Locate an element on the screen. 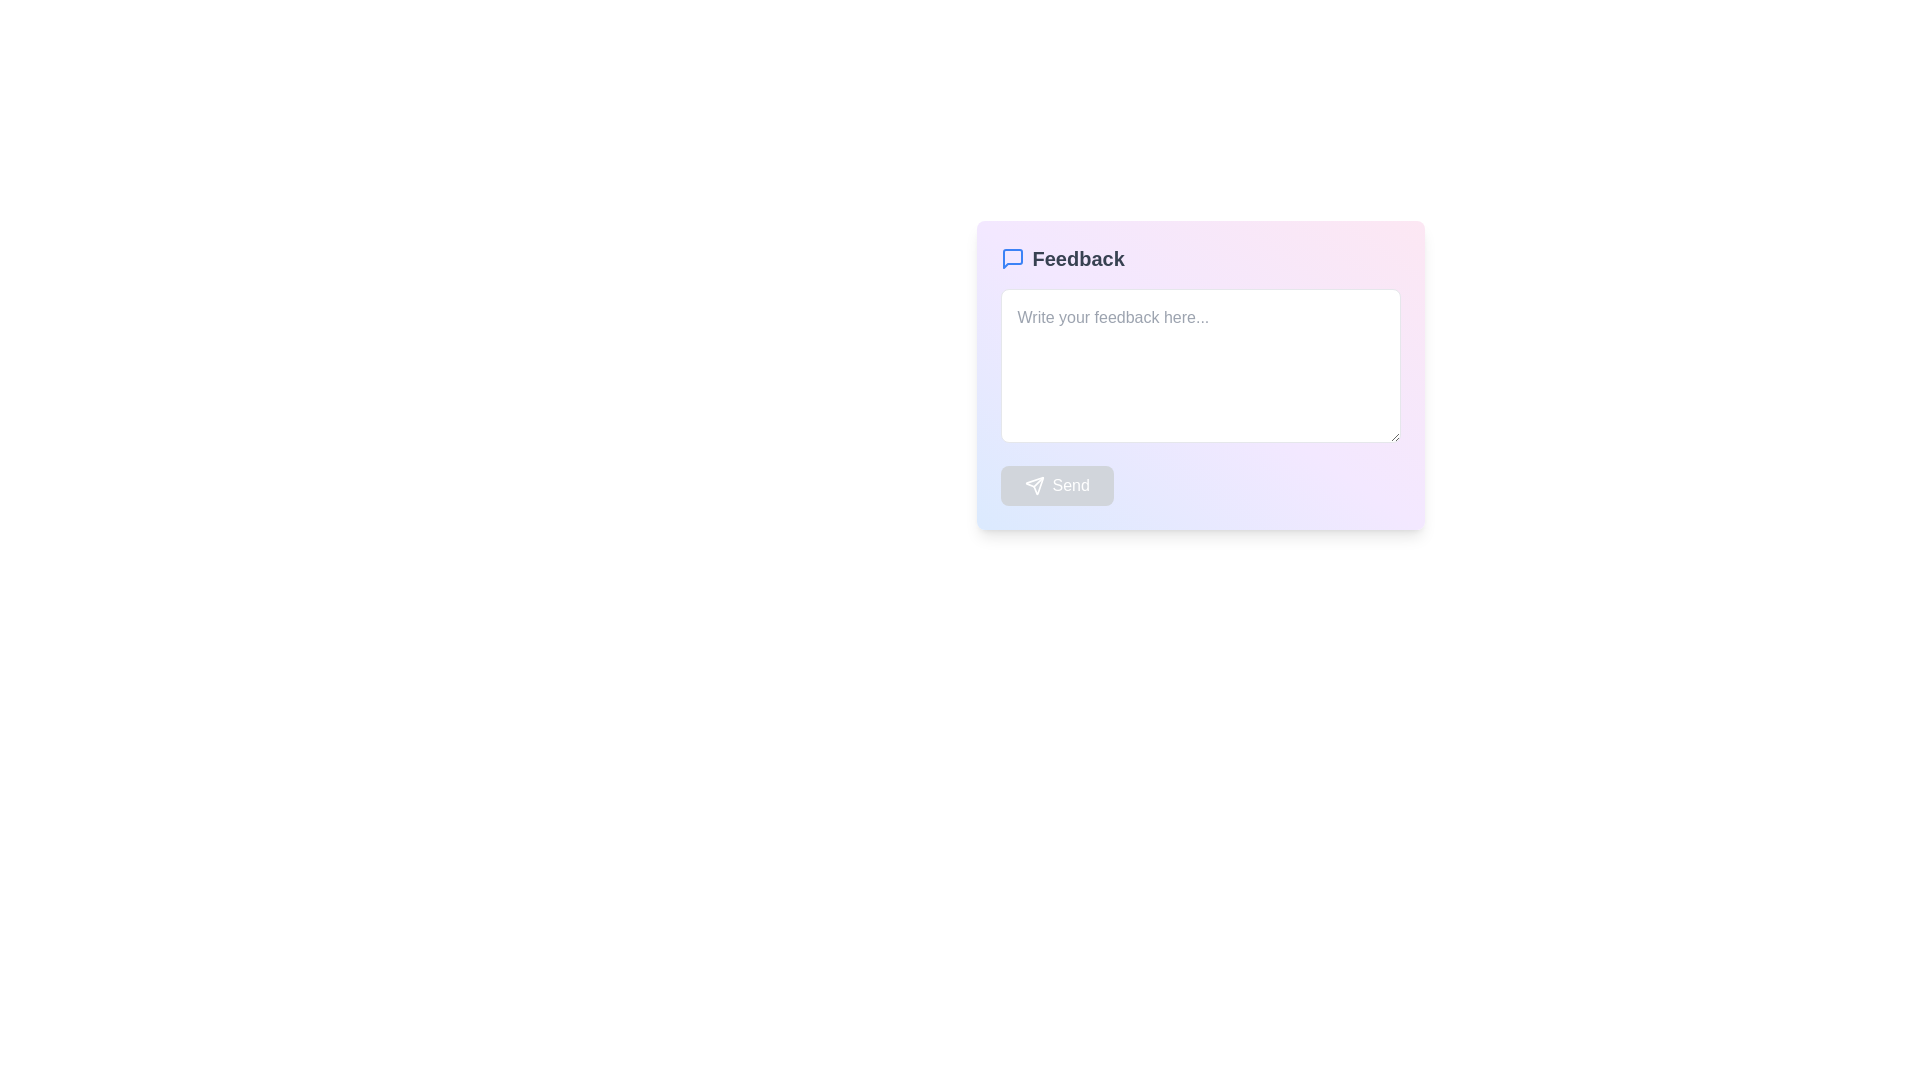  the 'Feedback' text label, which is styled in a bold and larger font, gray in color, and positioned to the right of a blue message-icon graphic is located at coordinates (1077, 257).